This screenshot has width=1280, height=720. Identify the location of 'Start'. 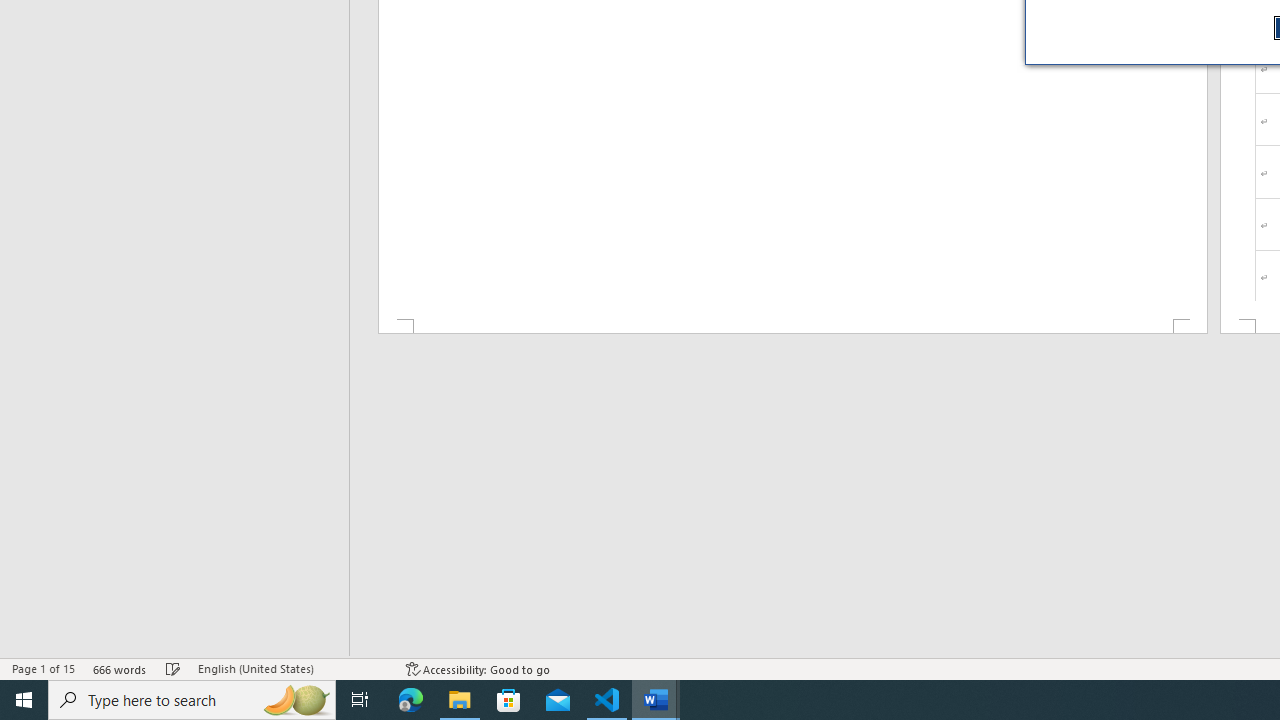
(24, 698).